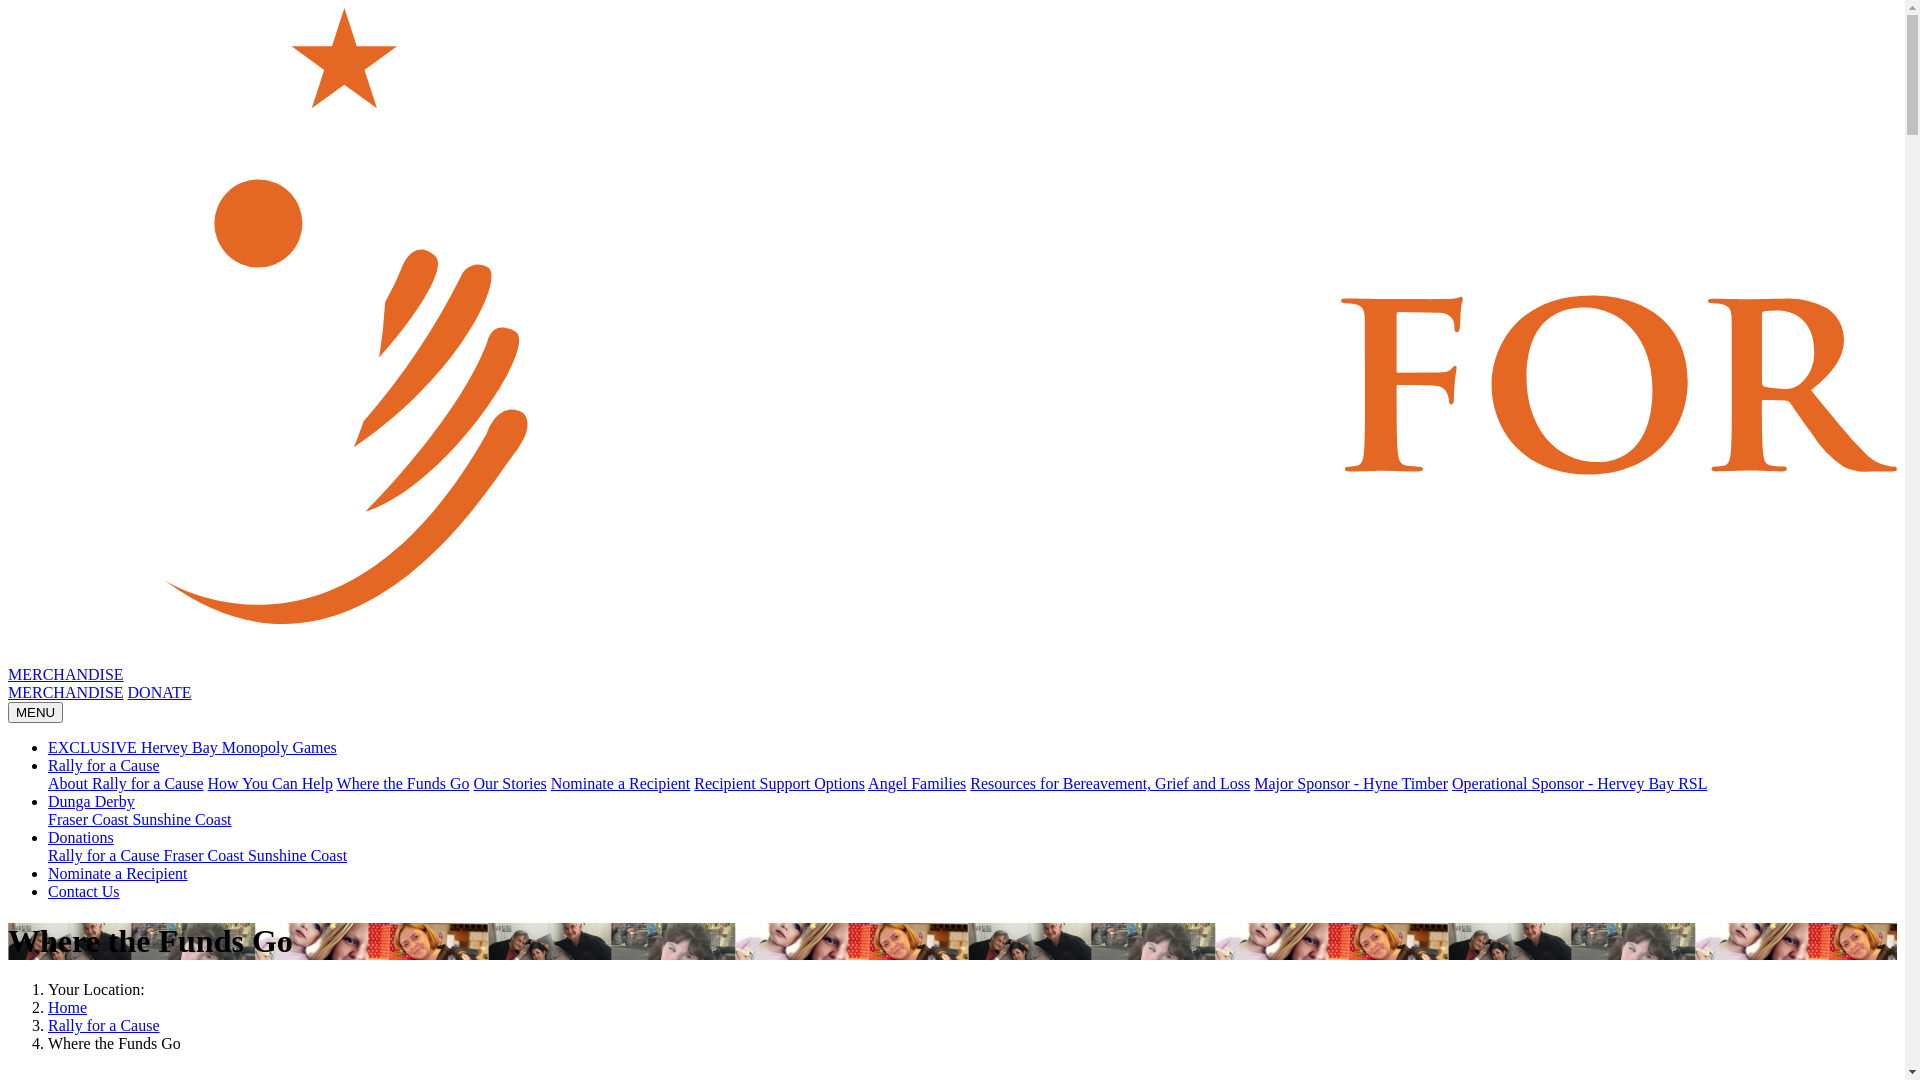 The height and width of the screenshot is (1080, 1920). Describe the element at coordinates (206, 855) in the screenshot. I see `'Fraser Coast'` at that location.